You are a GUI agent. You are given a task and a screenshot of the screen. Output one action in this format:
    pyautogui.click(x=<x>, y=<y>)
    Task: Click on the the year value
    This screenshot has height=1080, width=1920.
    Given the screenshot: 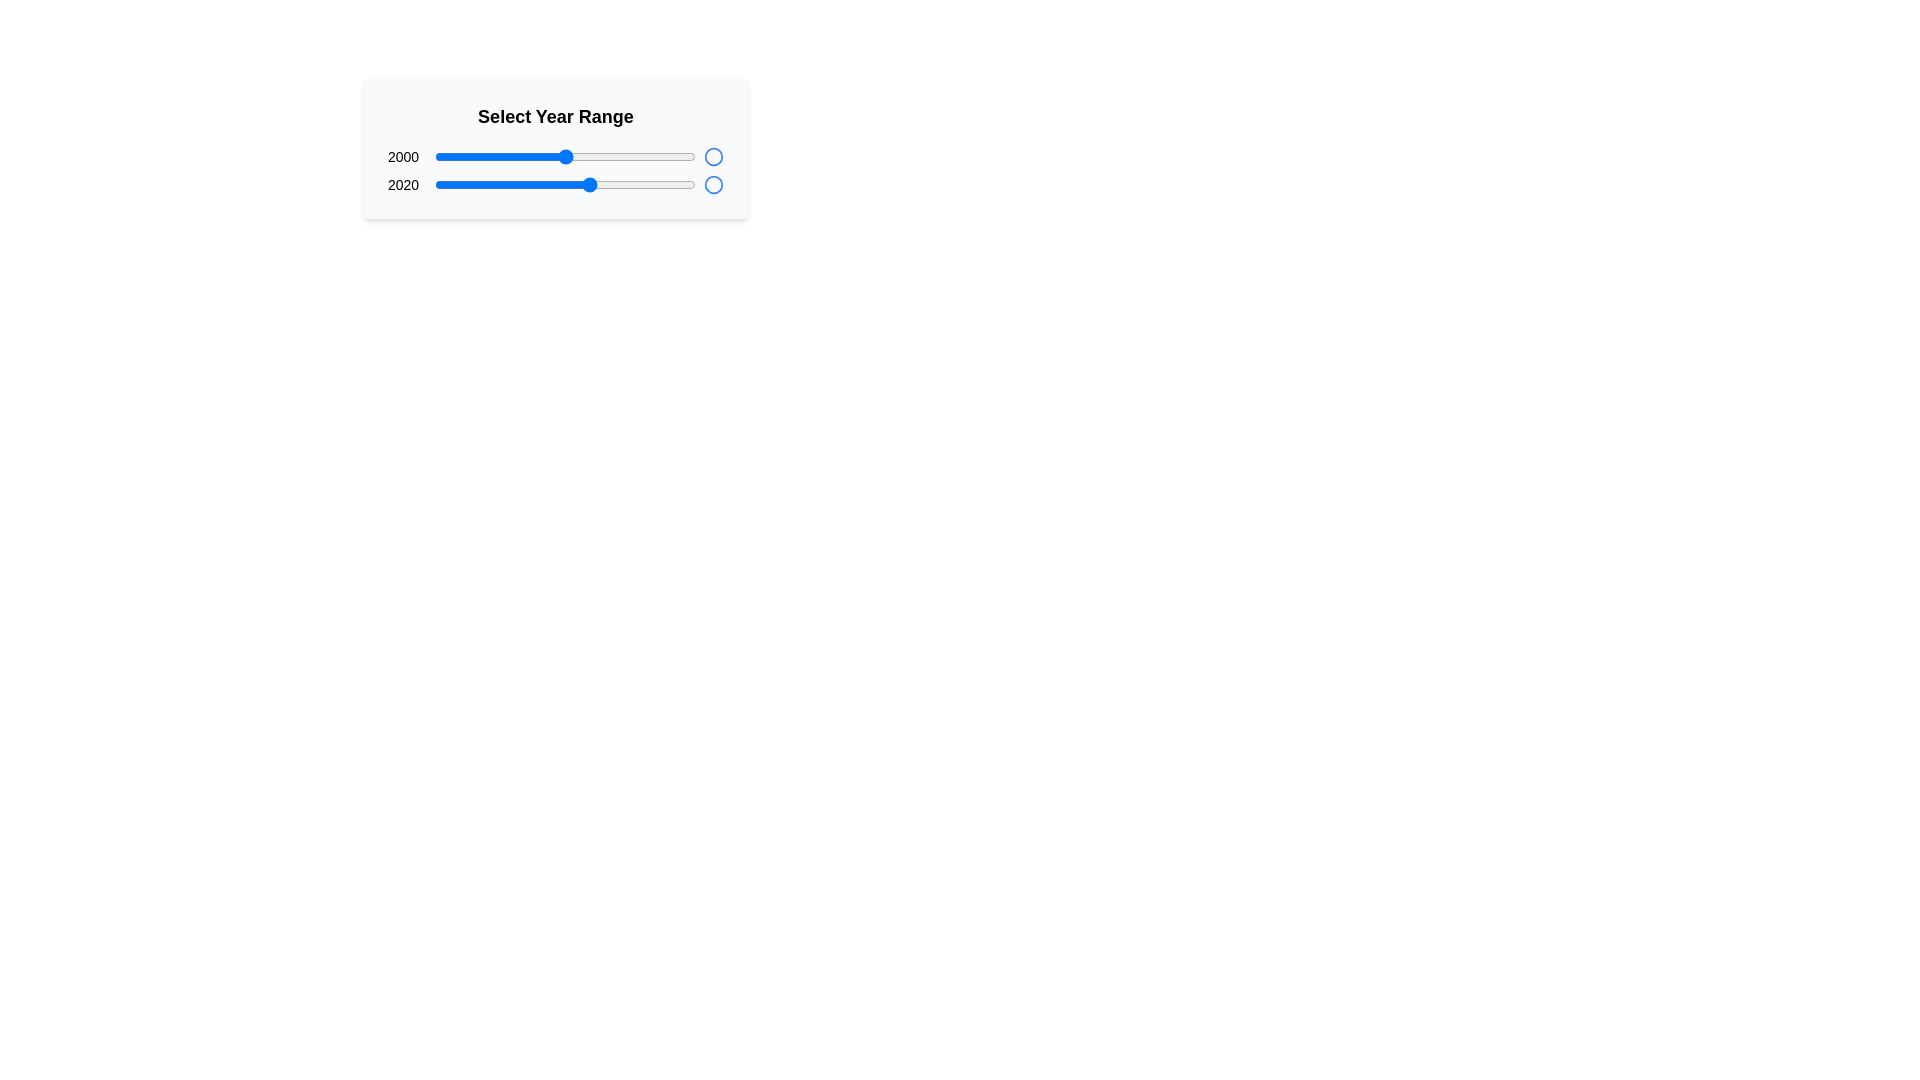 What is the action you would take?
    pyautogui.click(x=676, y=185)
    